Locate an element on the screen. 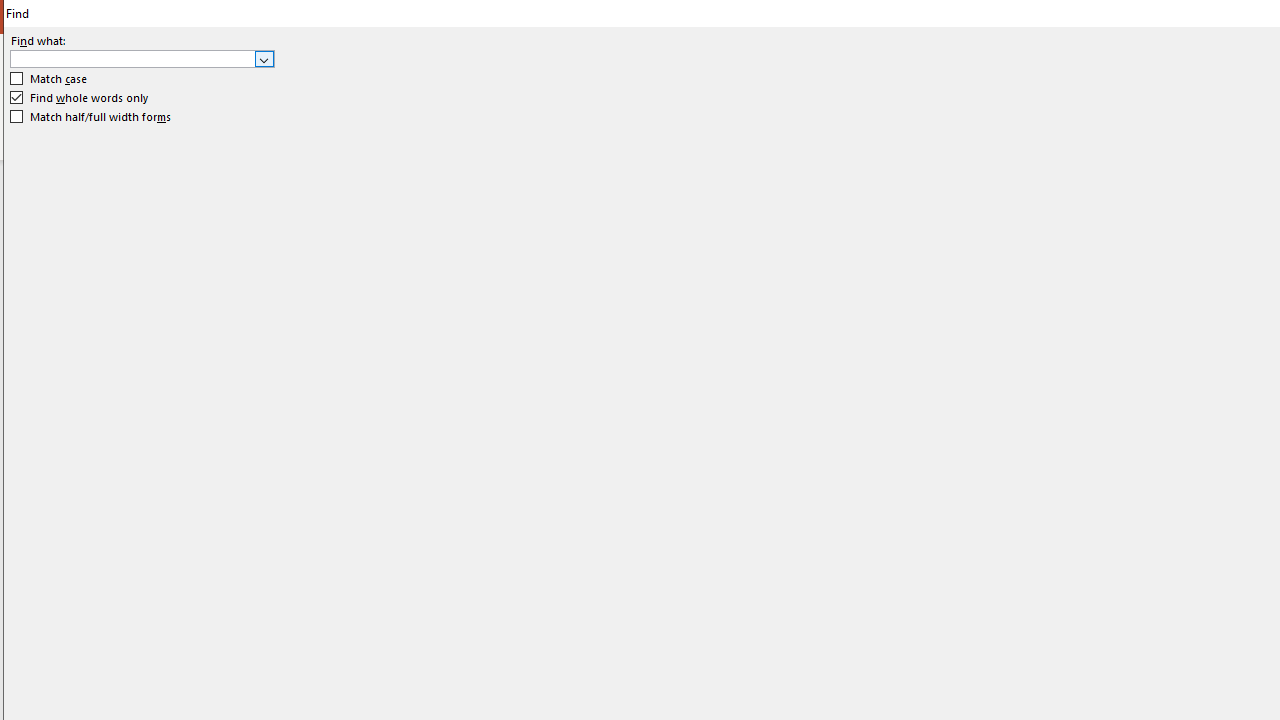 Image resolution: width=1280 pixels, height=720 pixels. 'Find what' is located at coordinates (141, 57).